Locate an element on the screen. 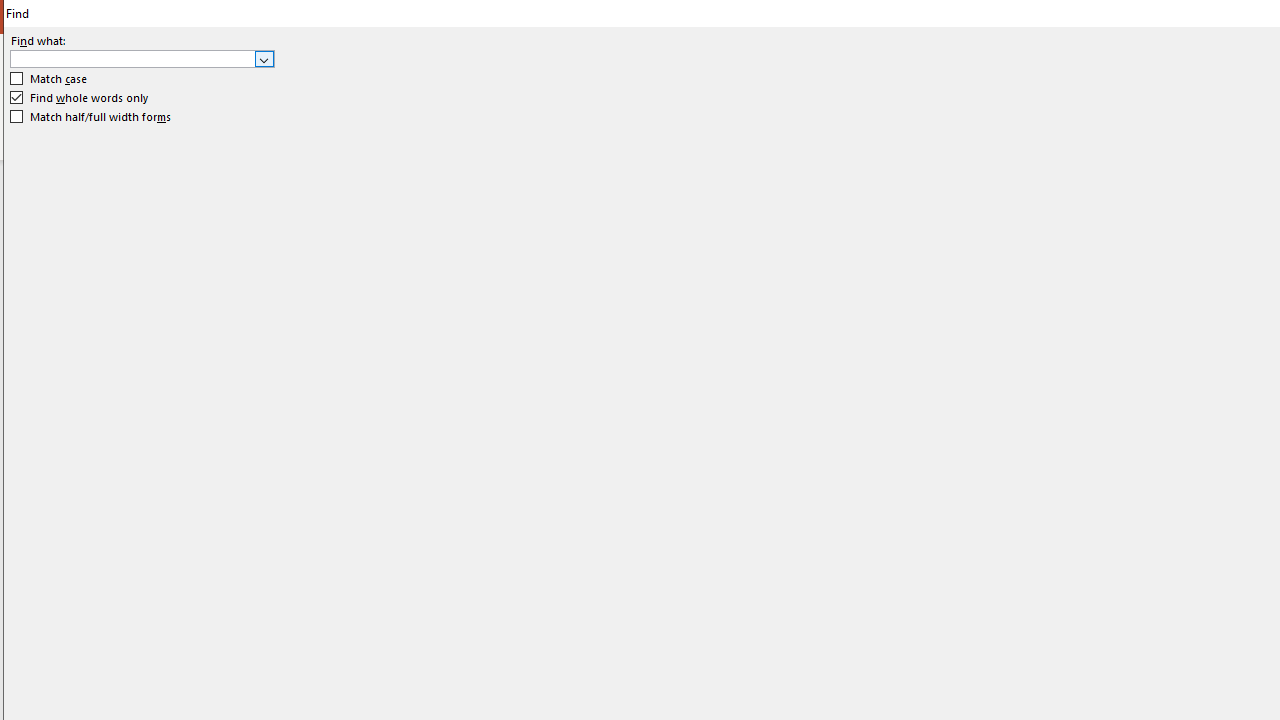 Image resolution: width=1280 pixels, height=720 pixels. 'Find what' is located at coordinates (141, 57).